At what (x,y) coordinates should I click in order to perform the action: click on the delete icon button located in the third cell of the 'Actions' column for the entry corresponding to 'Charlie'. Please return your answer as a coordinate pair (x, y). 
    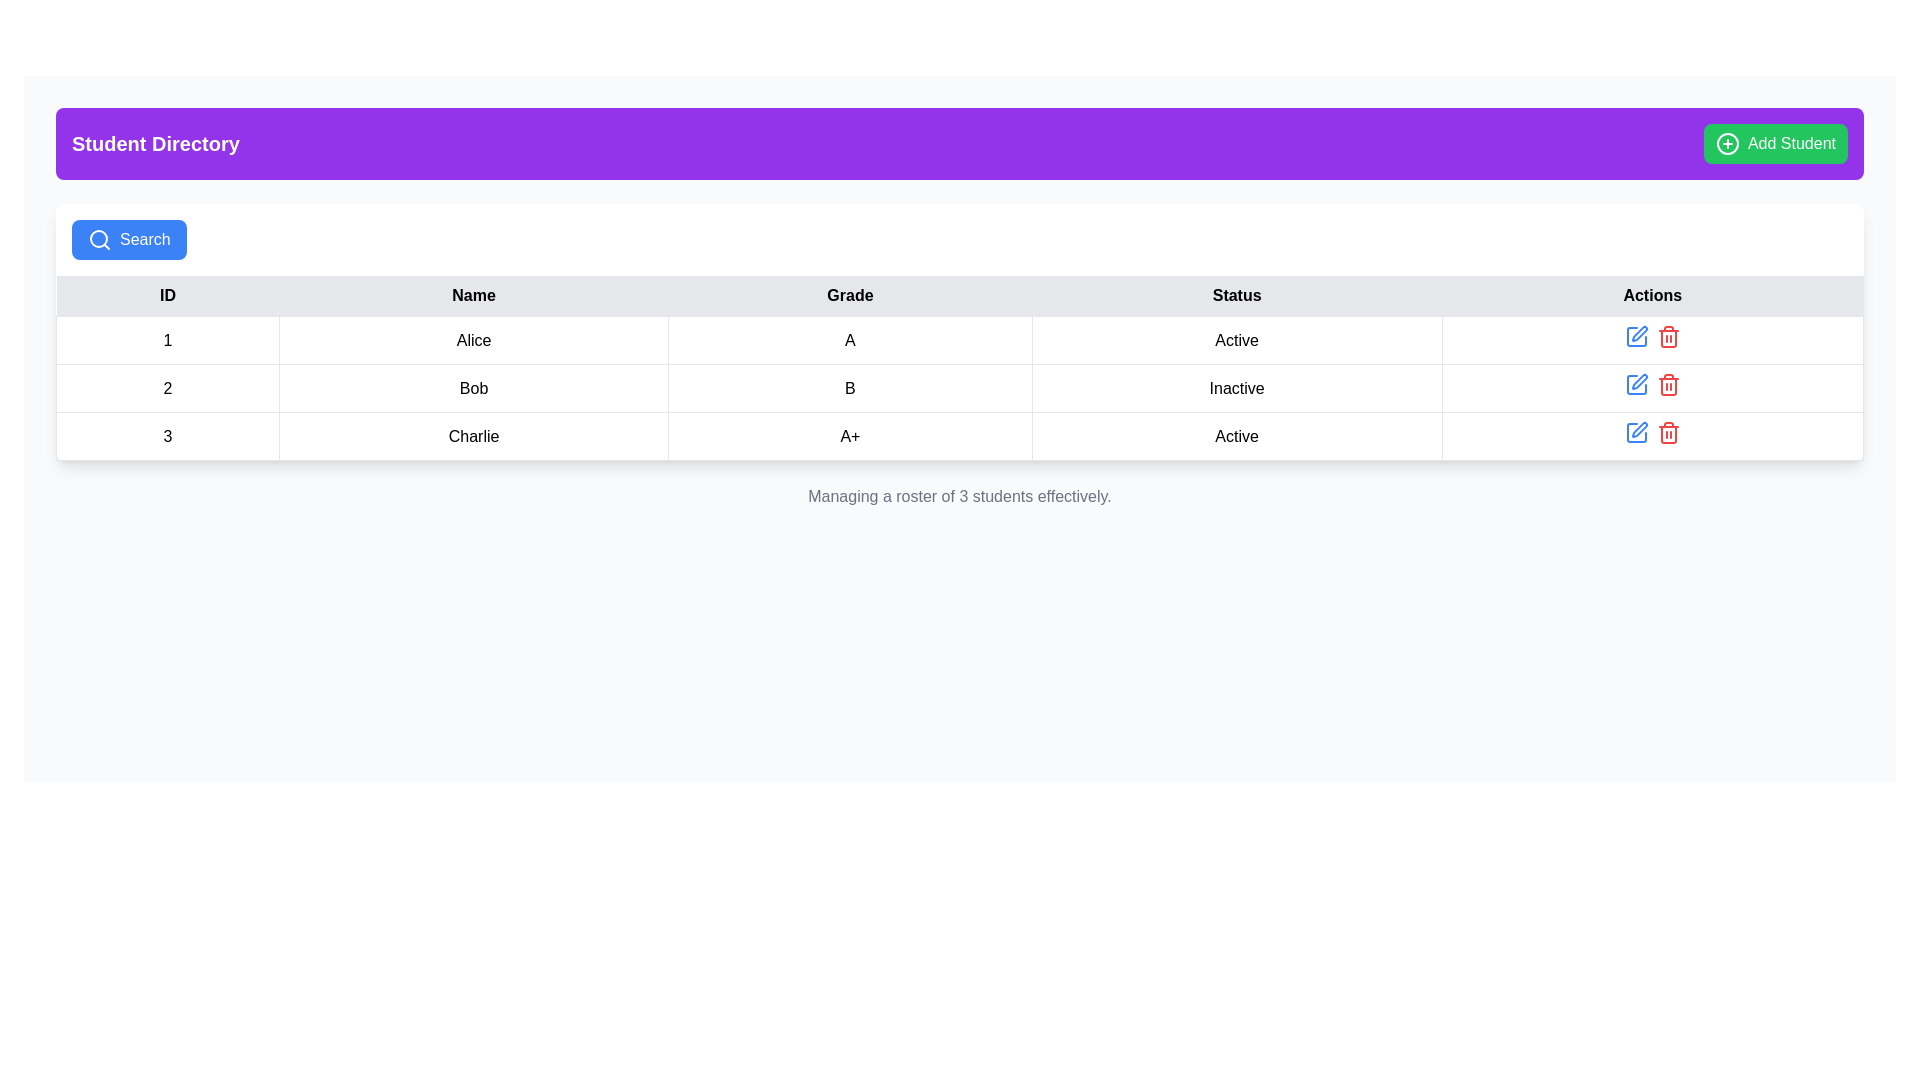
    Looking at the image, I should click on (1668, 335).